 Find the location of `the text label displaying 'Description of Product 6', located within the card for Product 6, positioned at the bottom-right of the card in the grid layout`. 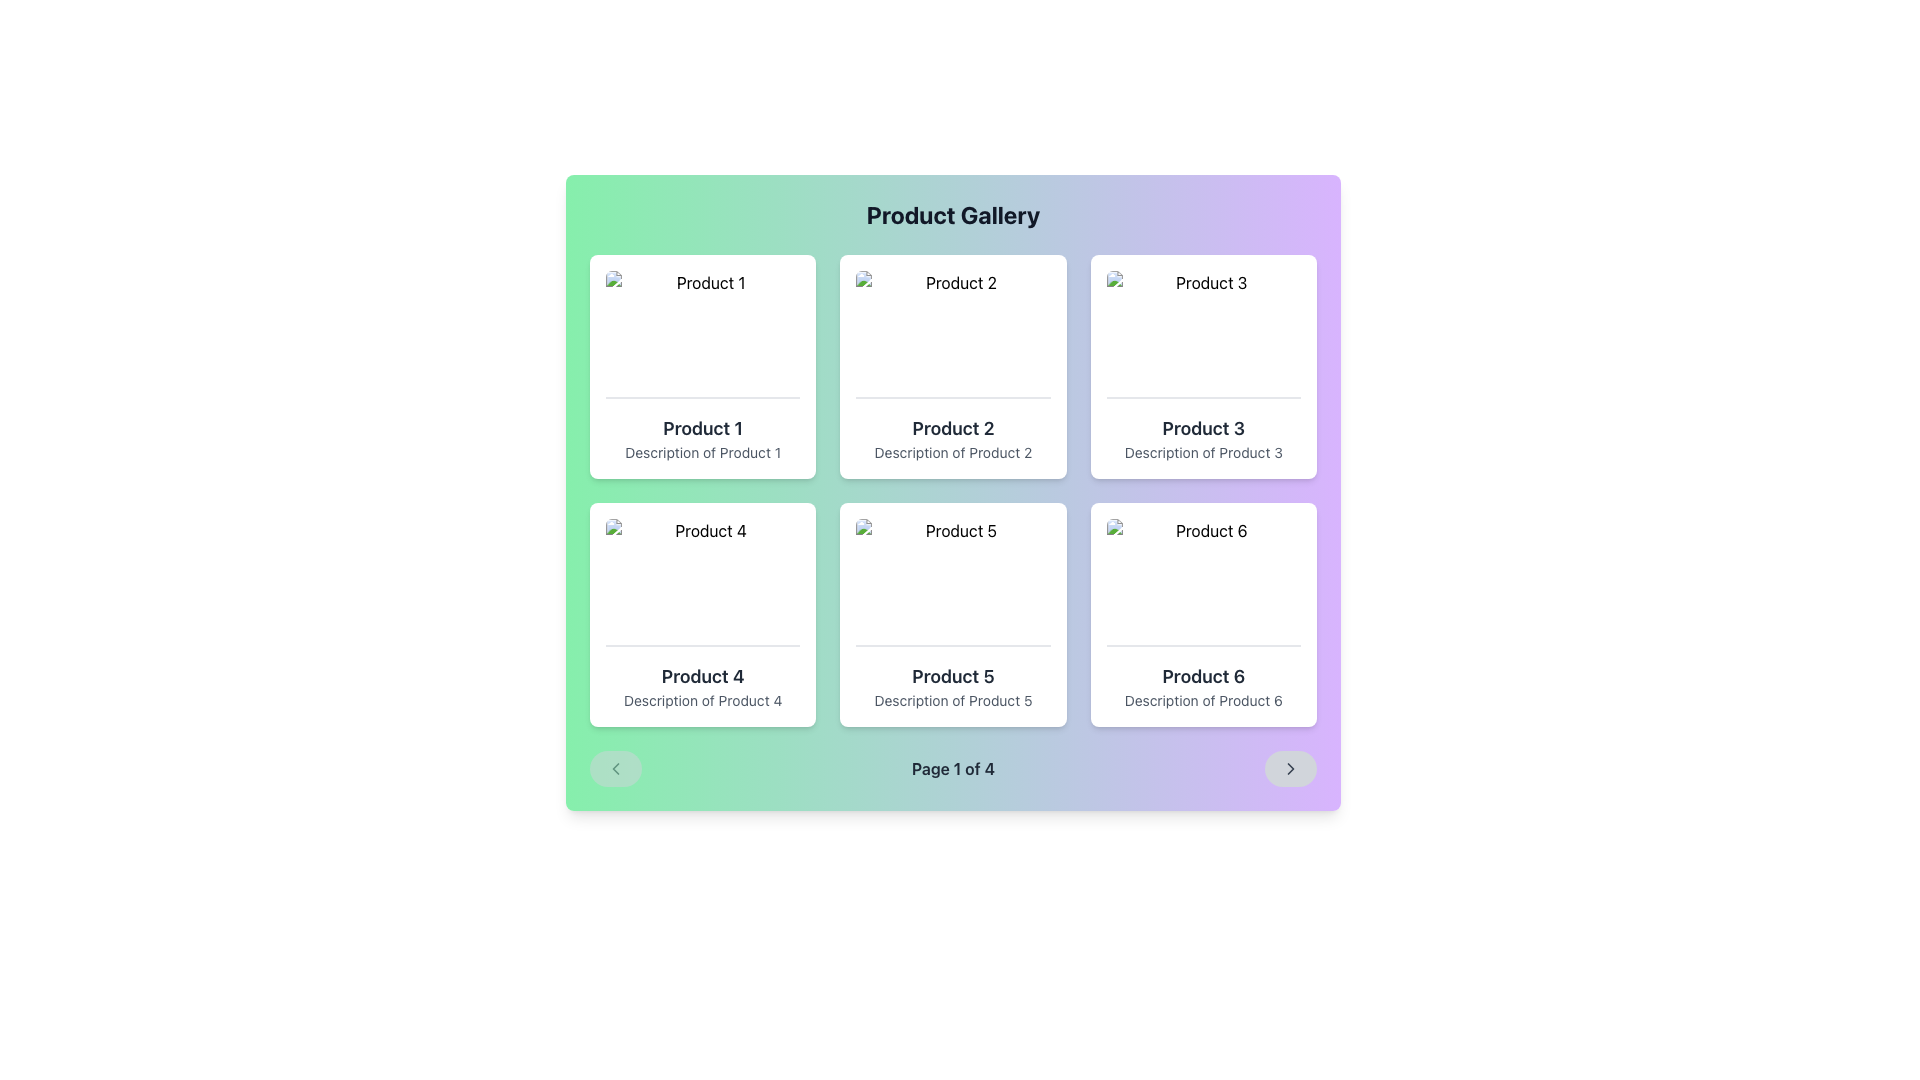

the text label displaying 'Description of Product 6', located within the card for Product 6, positioned at the bottom-right of the card in the grid layout is located at coordinates (1202, 700).